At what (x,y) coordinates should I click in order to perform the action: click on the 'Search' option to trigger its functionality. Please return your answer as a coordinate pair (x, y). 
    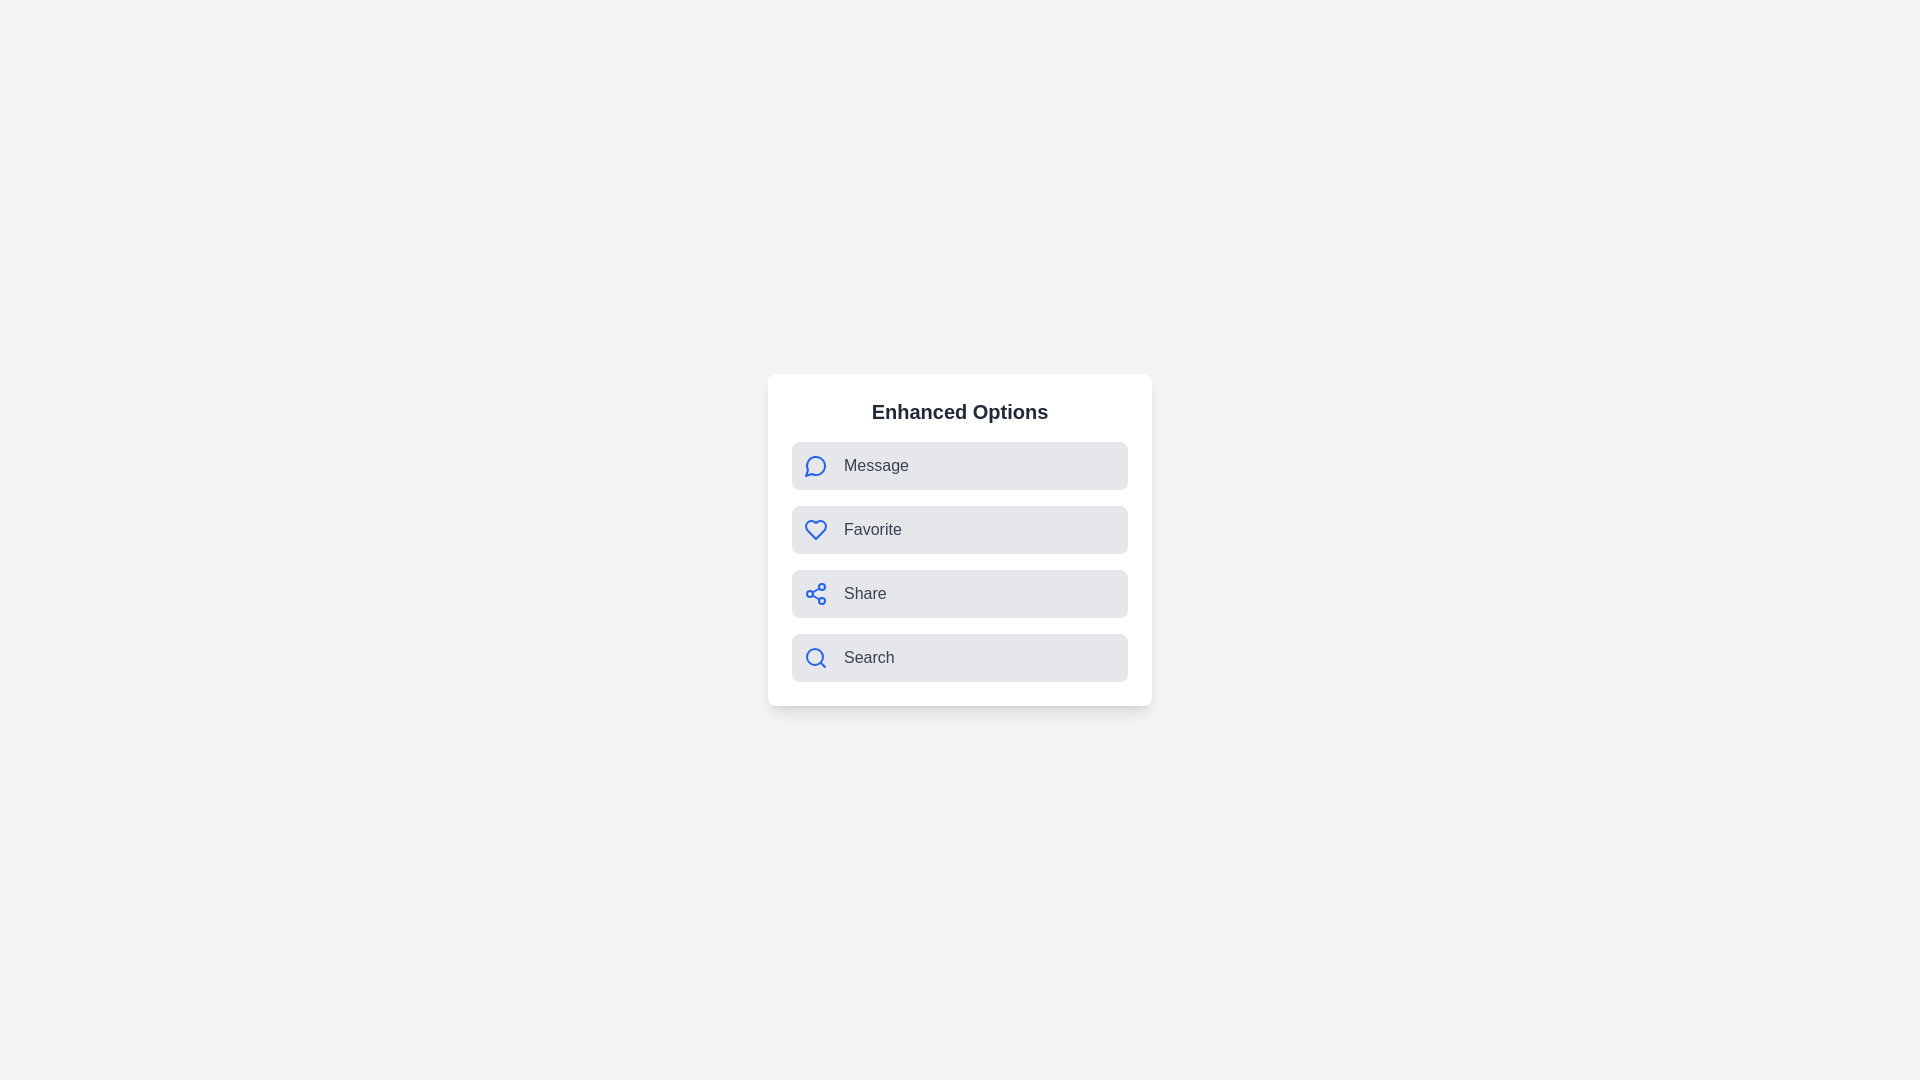
    Looking at the image, I should click on (960, 658).